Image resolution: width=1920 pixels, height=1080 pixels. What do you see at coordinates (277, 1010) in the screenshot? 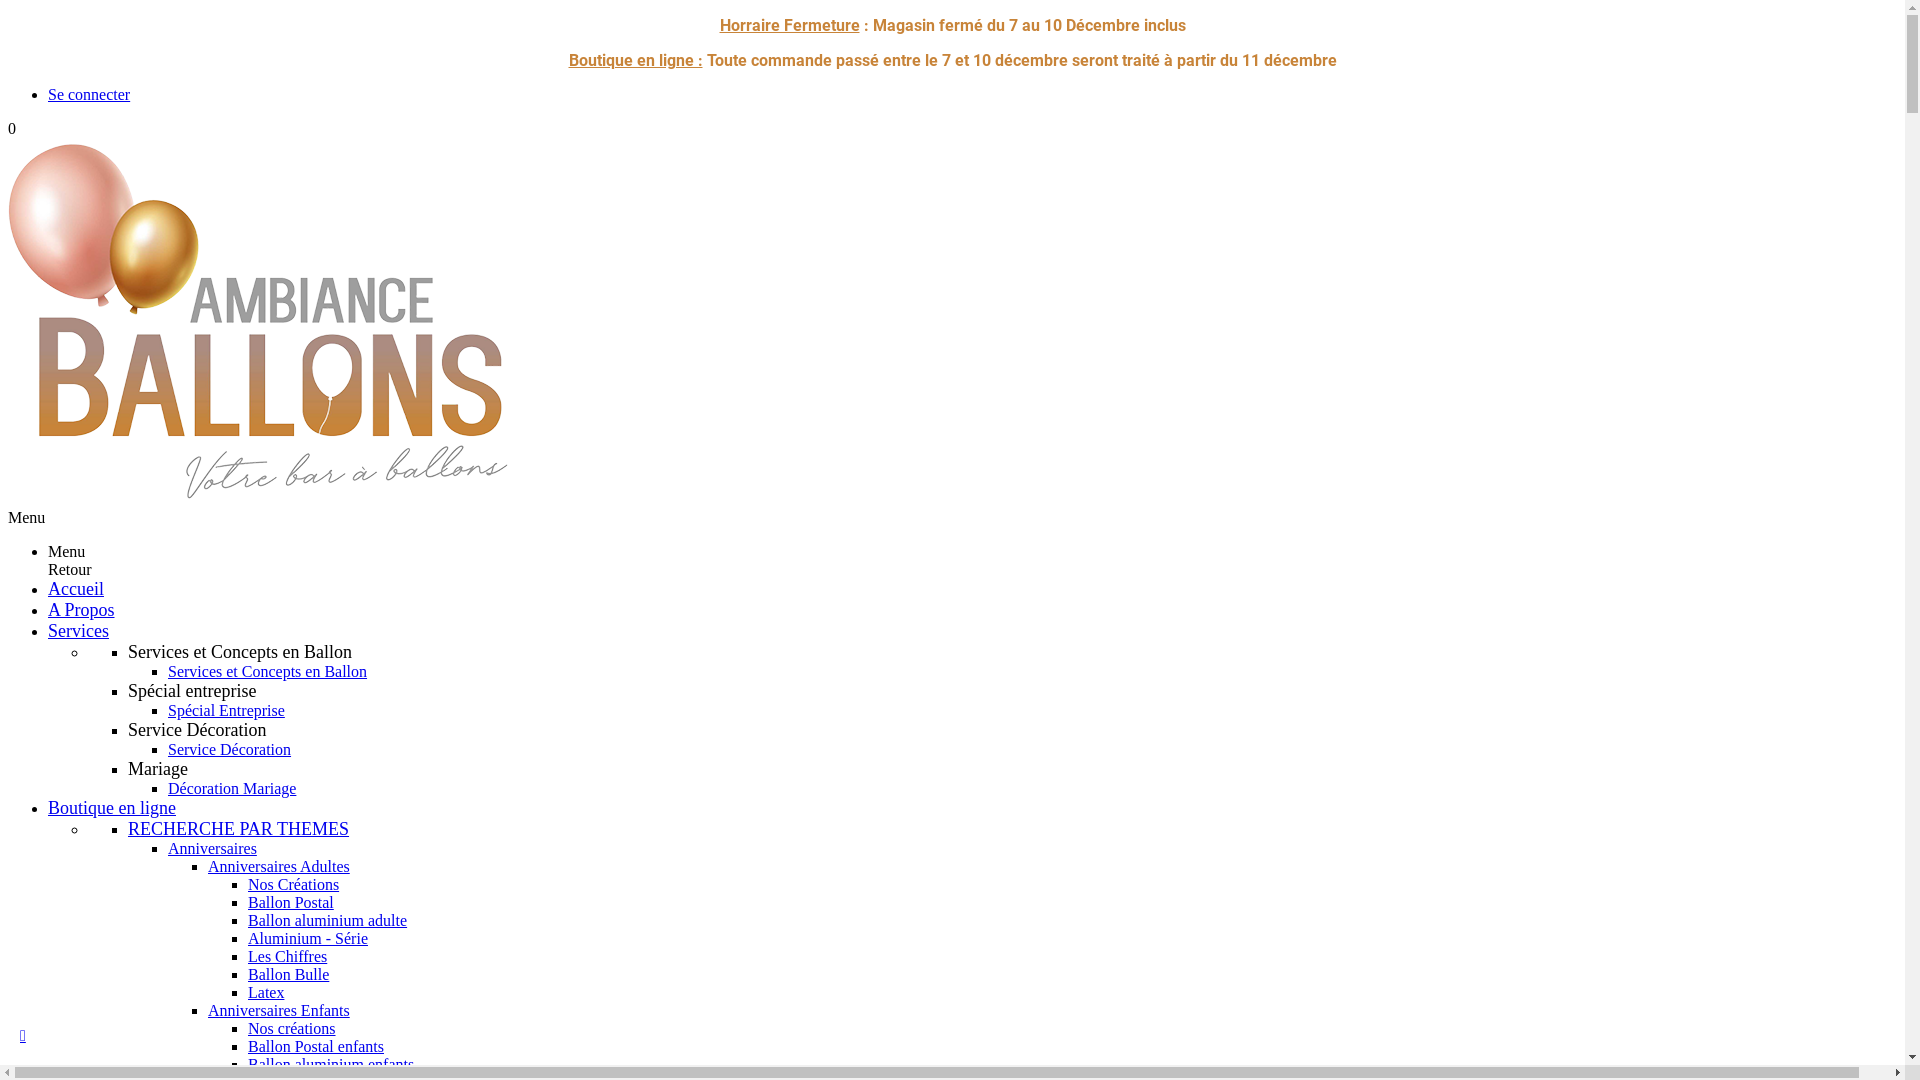
I see `'Anniversaires Enfants'` at bounding box center [277, 1010].